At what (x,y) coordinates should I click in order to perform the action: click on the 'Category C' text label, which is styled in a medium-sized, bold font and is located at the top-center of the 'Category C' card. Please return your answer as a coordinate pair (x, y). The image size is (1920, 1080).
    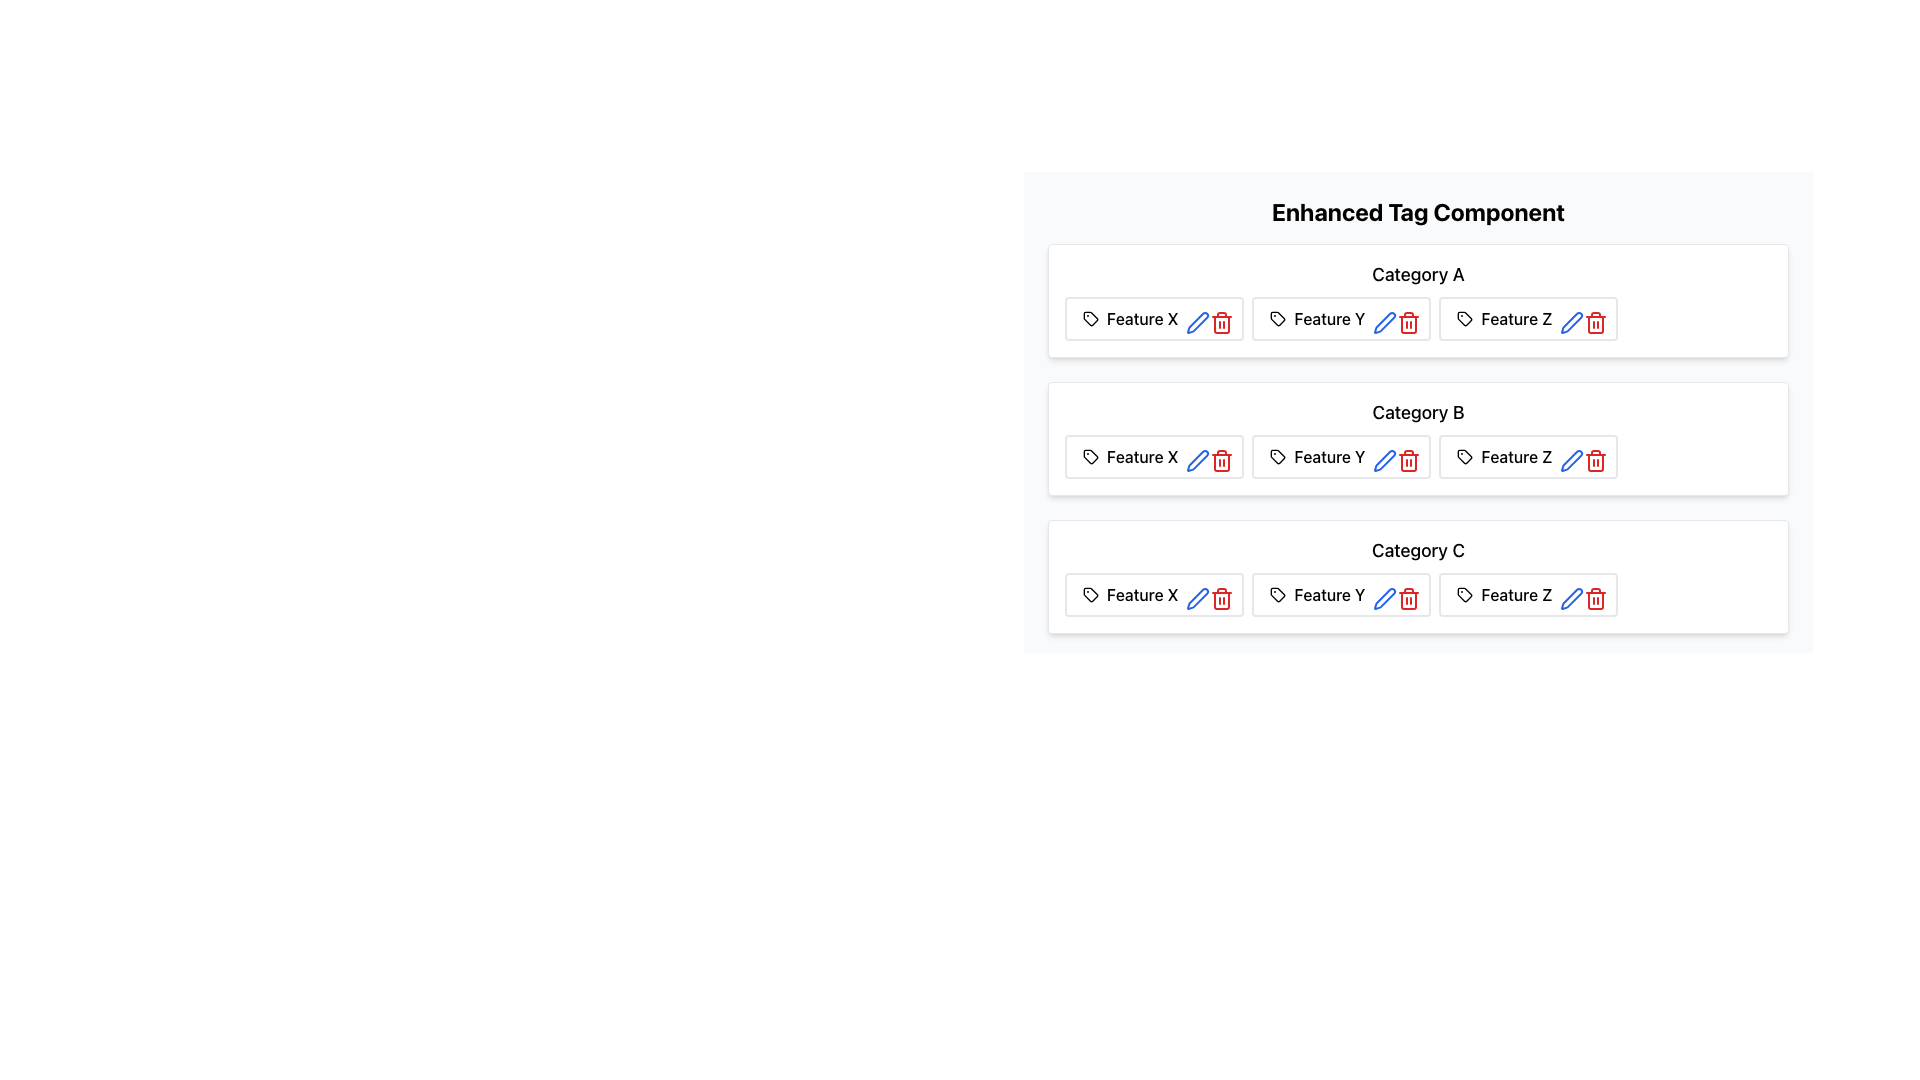
    Looking at the image, I should click on (1417, 551).